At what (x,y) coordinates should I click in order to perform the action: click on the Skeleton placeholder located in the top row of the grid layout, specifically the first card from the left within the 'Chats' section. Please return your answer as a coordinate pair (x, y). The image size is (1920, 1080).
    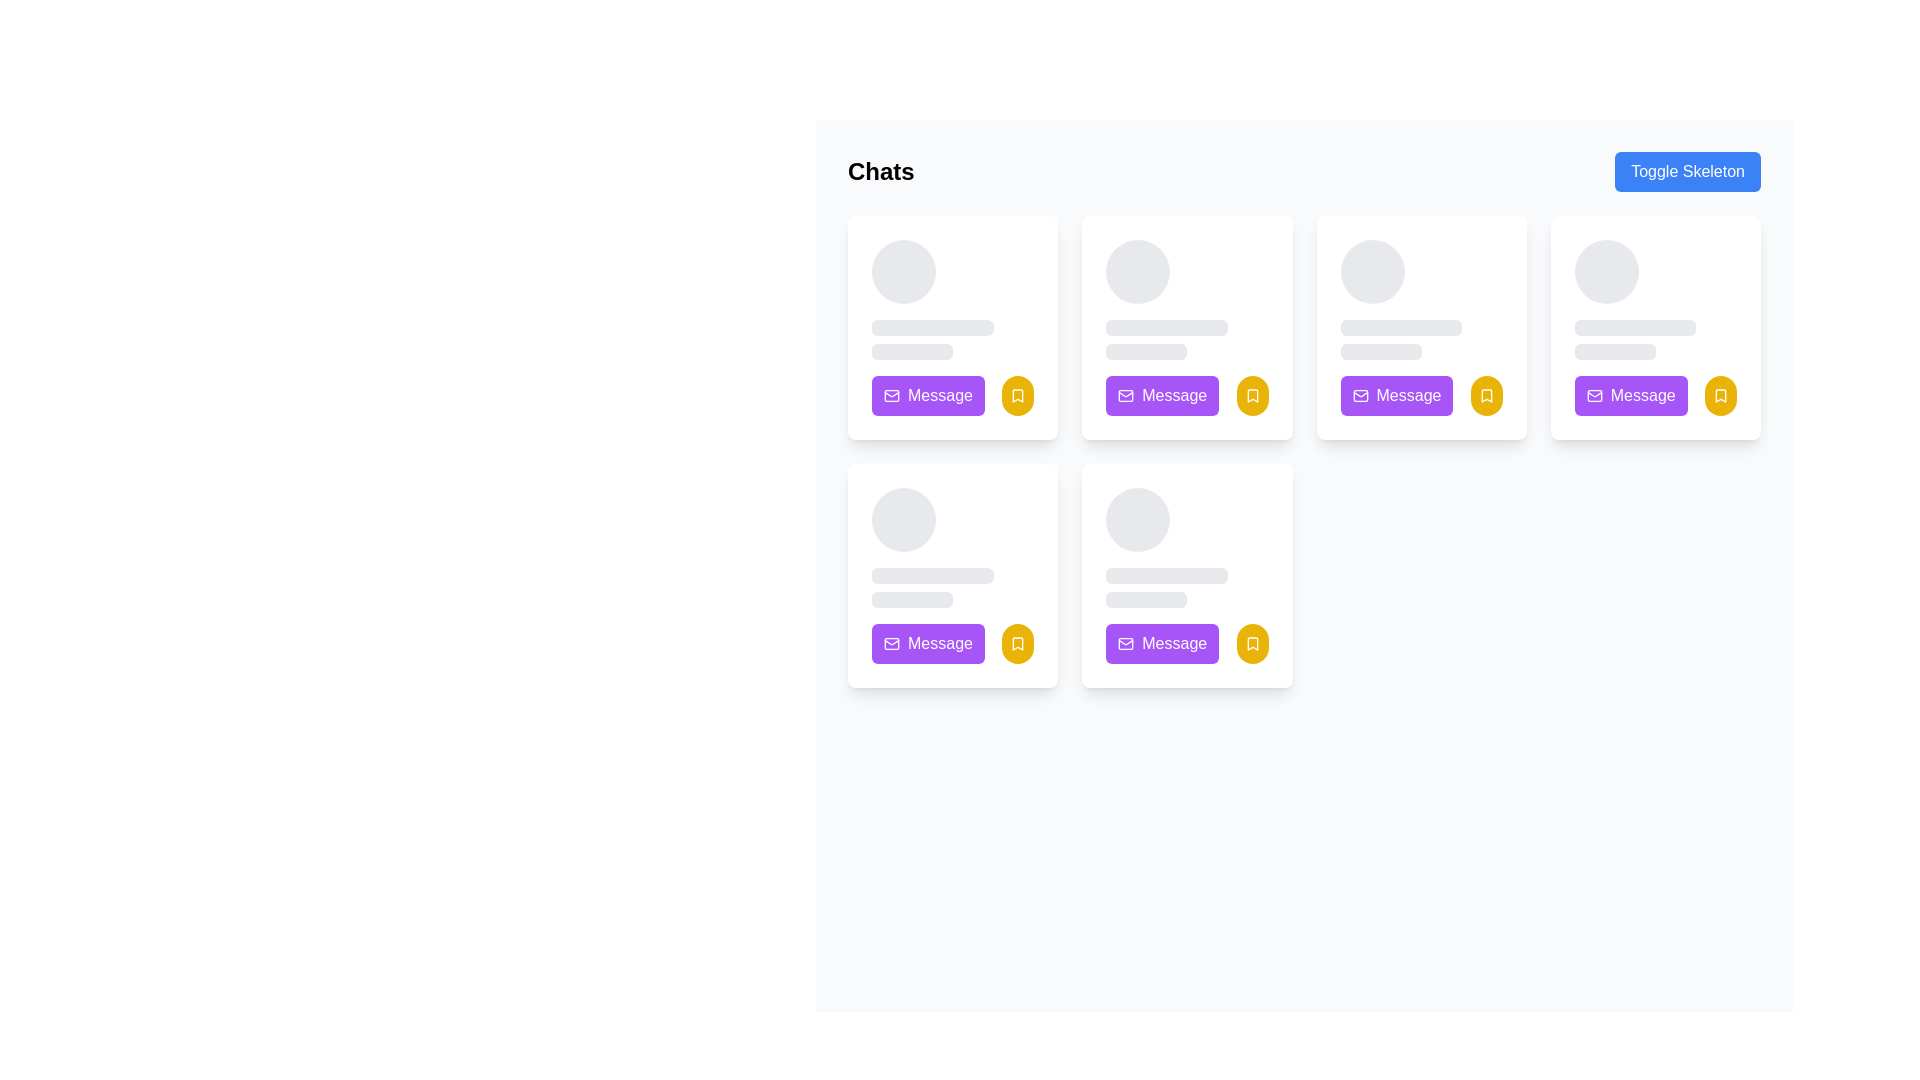
    Looking at the image, I should click on (952, 300).